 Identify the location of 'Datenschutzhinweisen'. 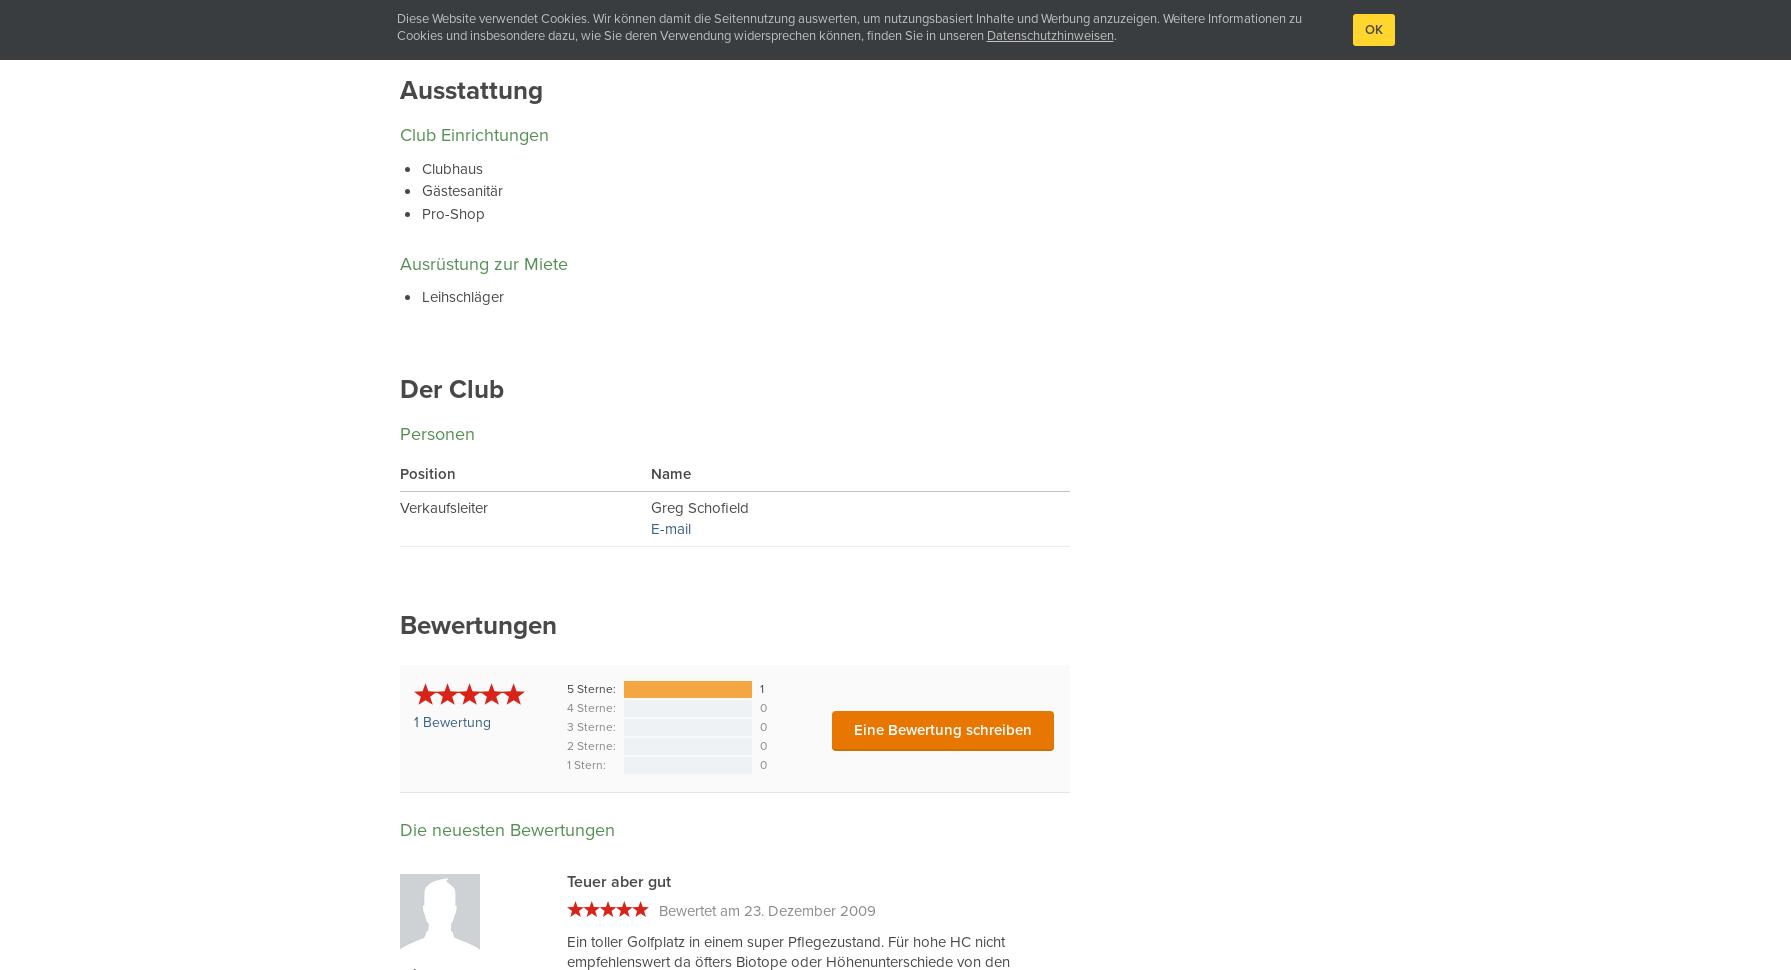
(984, 35).